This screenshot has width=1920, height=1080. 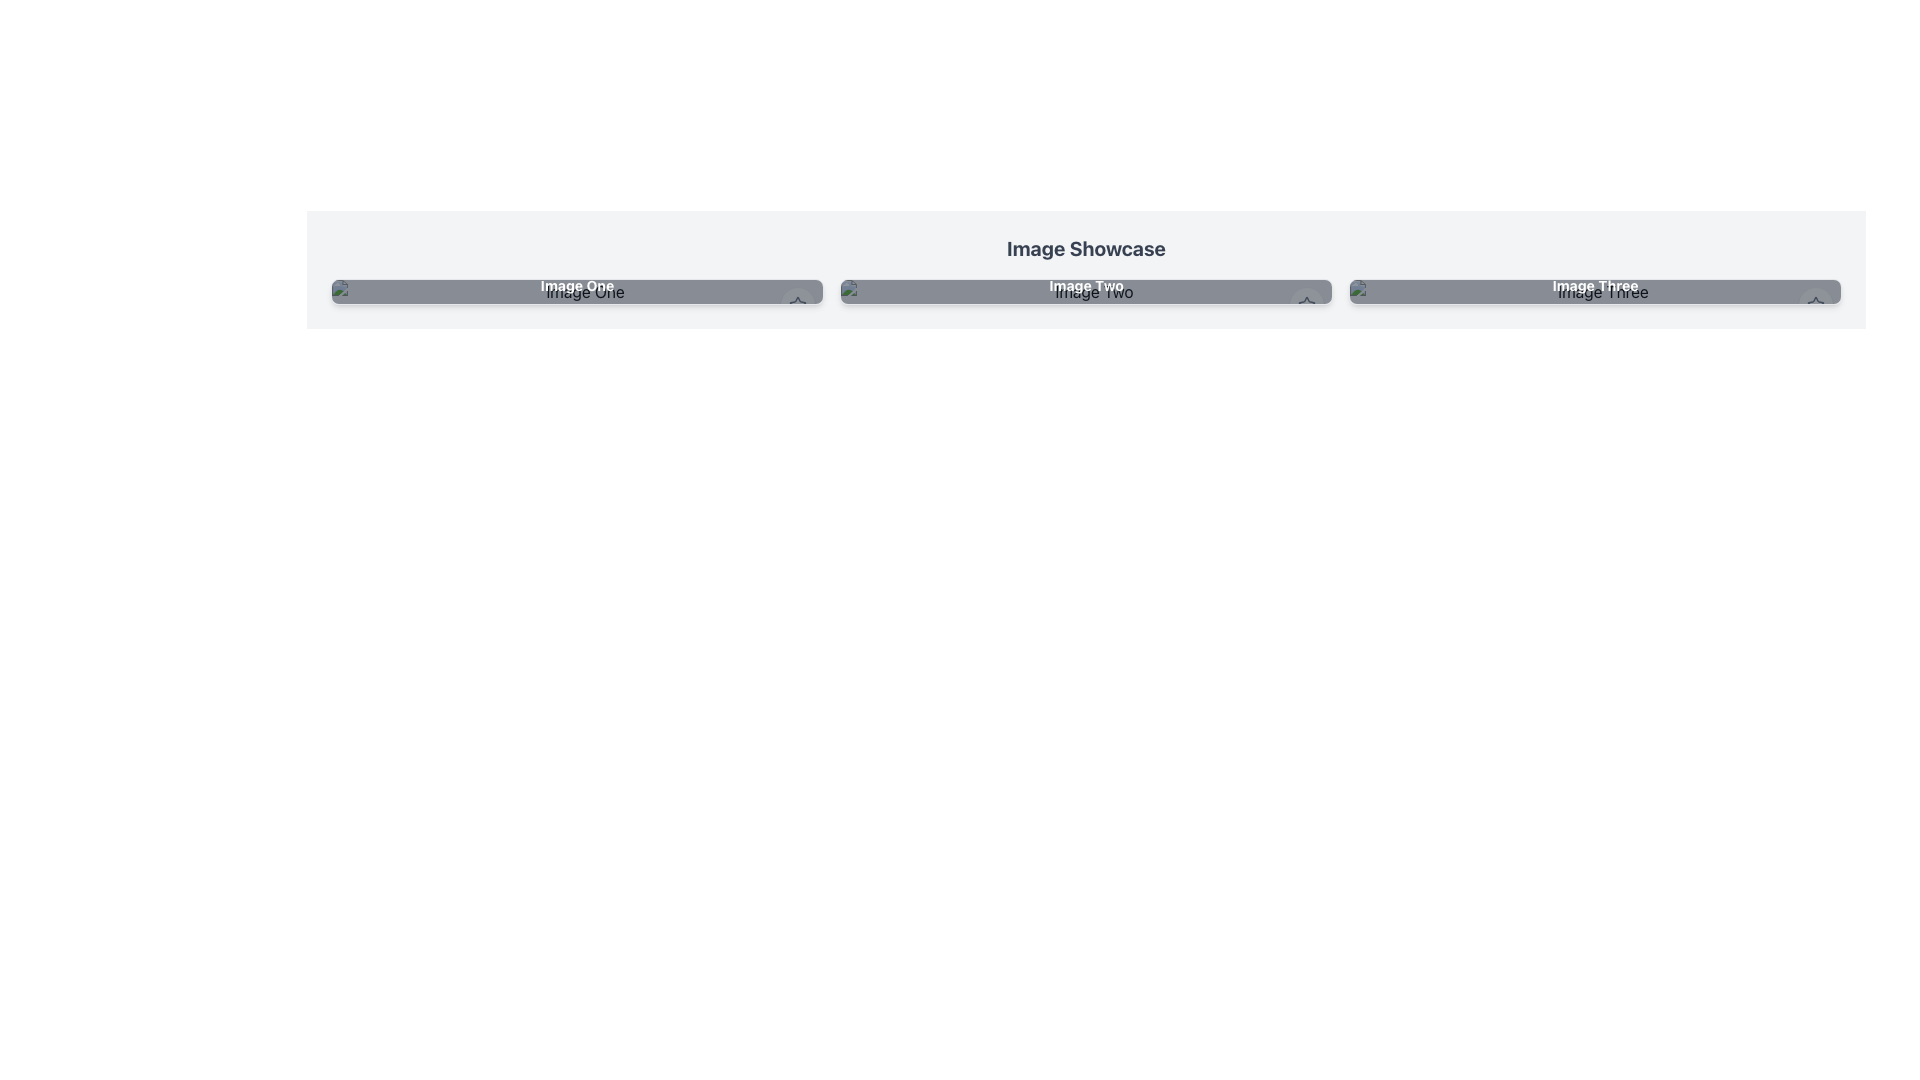 What do you see at coordinates (1085, 285) in the screenshot?
I see `text label located at the bottom of the middle card, which is identified as 'Image Two'` at bounding box center [1085, 285].